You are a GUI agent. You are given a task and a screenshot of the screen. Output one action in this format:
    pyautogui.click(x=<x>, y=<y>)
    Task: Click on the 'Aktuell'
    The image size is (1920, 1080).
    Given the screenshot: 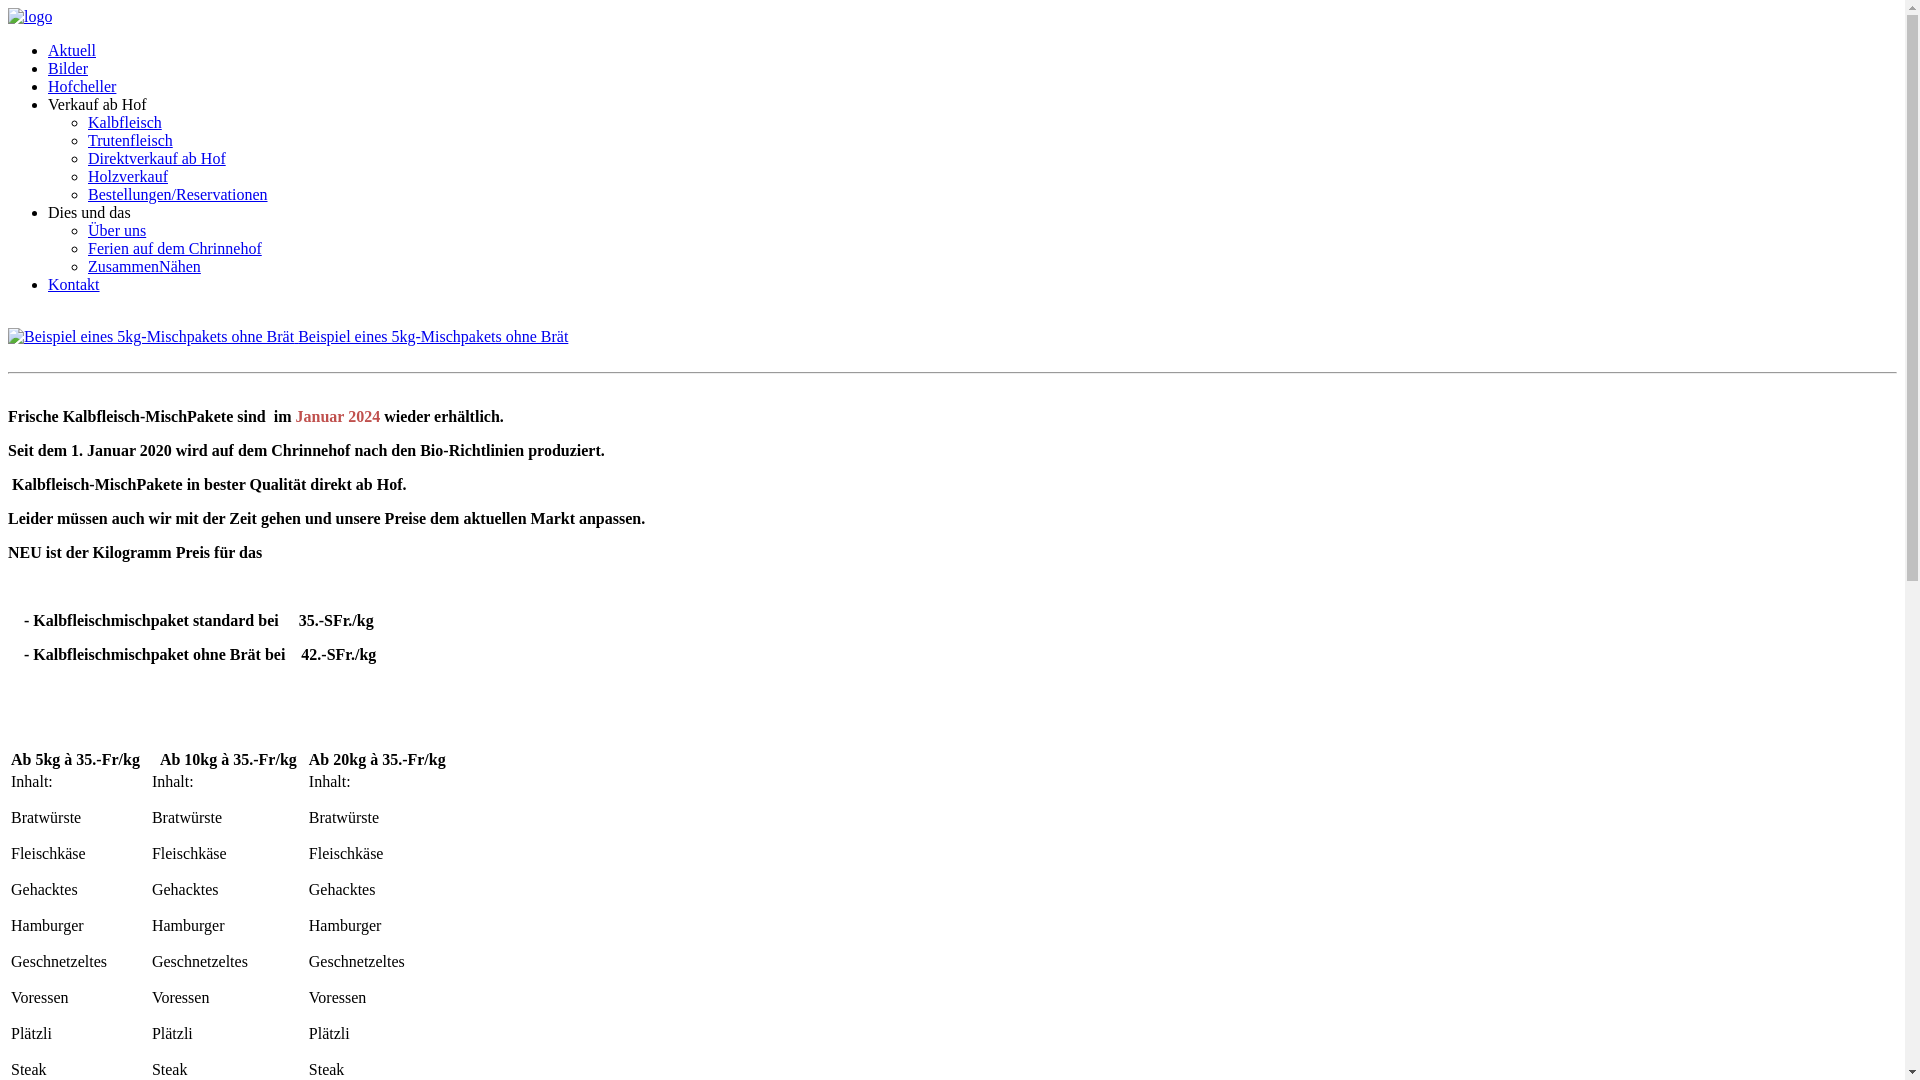 What is the action you would take?
    pyautogui.click(x=48, y=49)
    